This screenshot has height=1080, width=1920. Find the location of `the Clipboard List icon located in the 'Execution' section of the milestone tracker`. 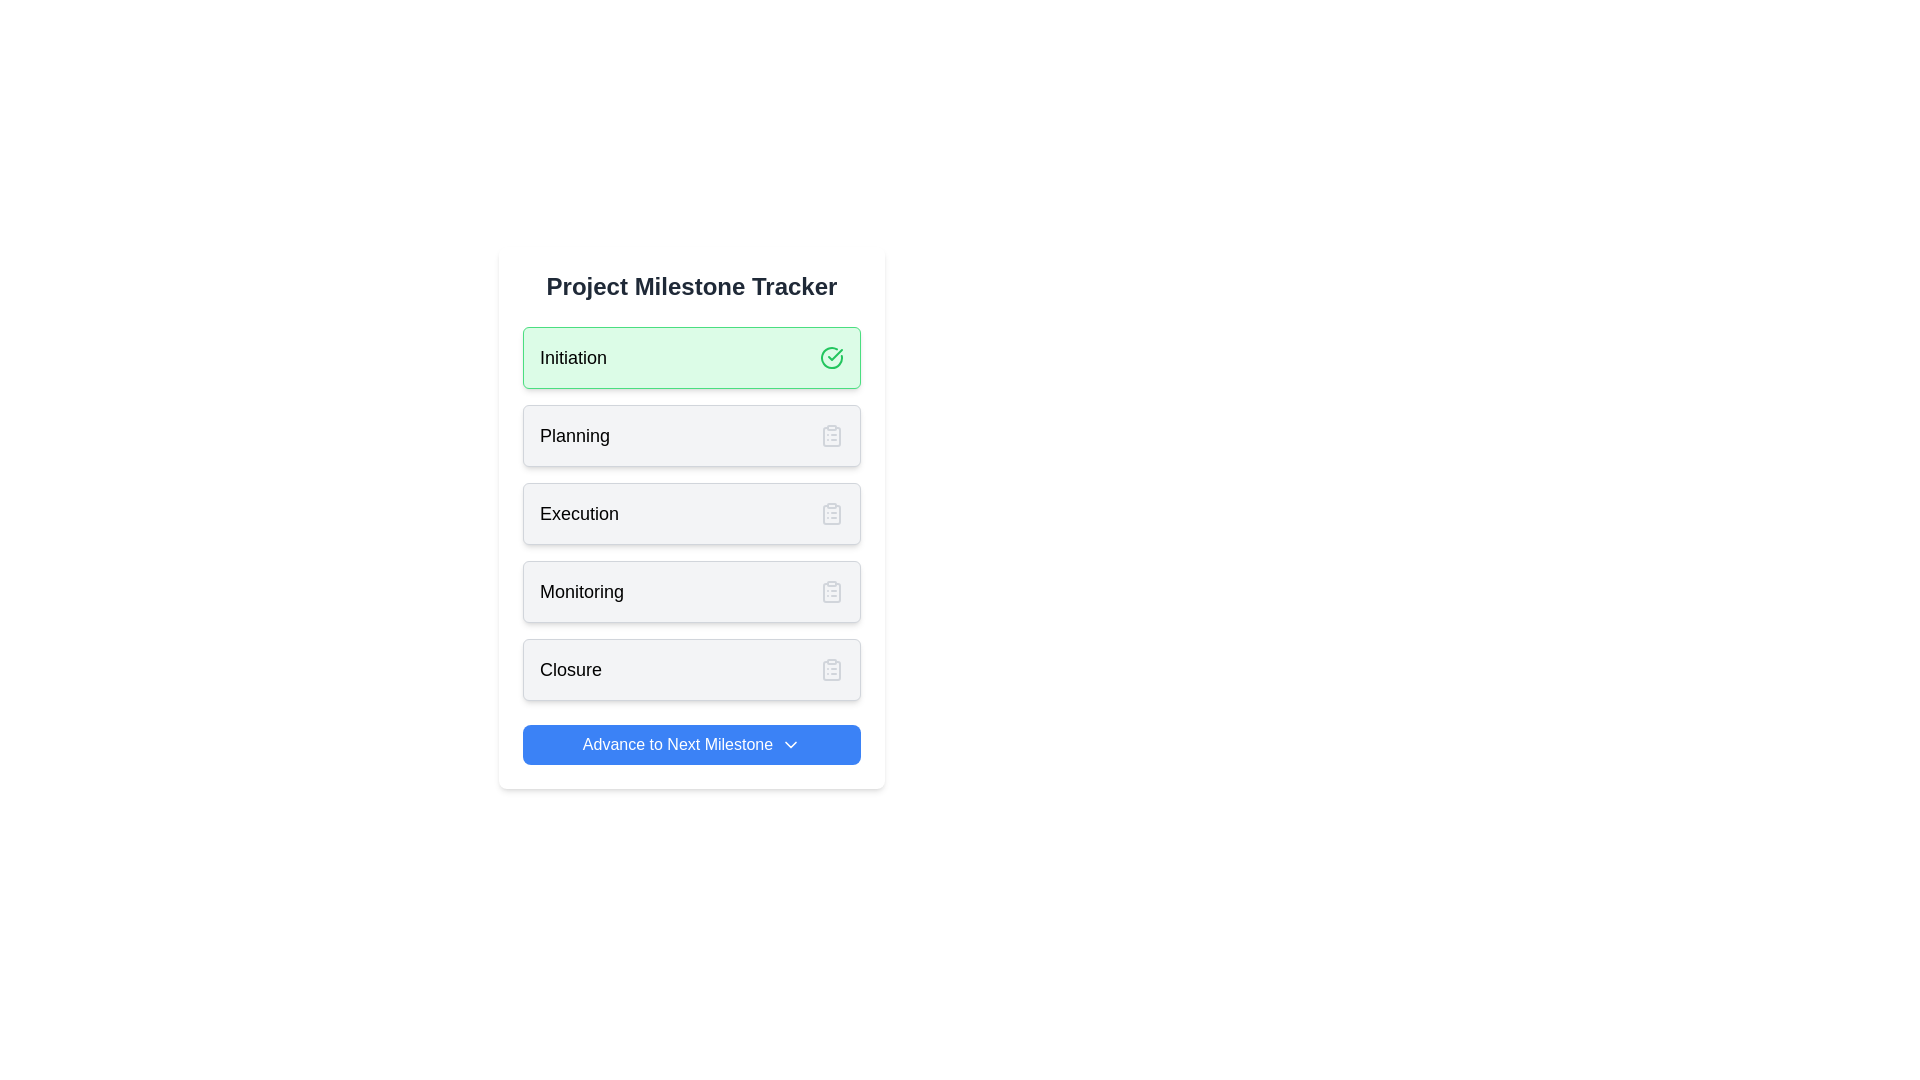

the Clipboard List icon located in the 'Execution' section of the milestone tracker is located at coordinates (831, 512).